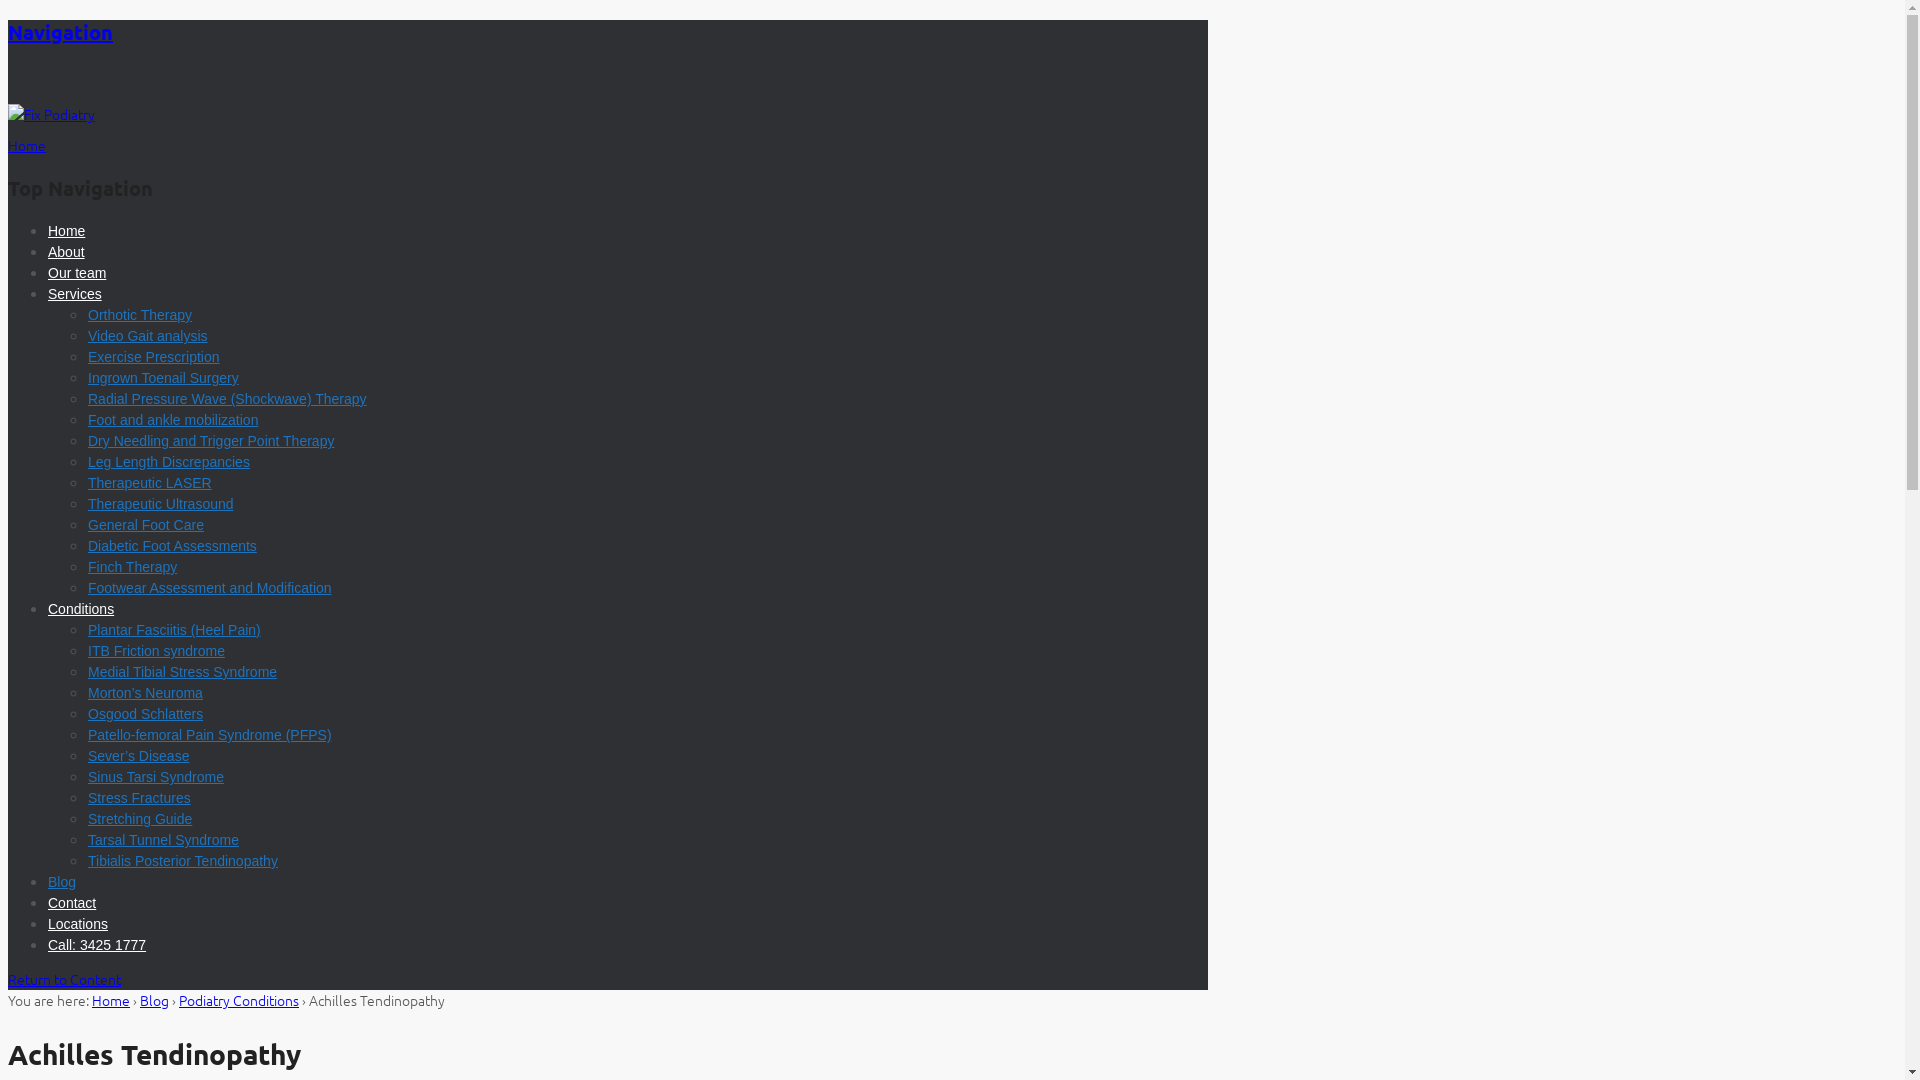 This screenshot has width=1920, height=1080. Describe the element at coordinates (172, 546) in the screenshot. I see `'Diabetic Foot Assessments'` at that location.